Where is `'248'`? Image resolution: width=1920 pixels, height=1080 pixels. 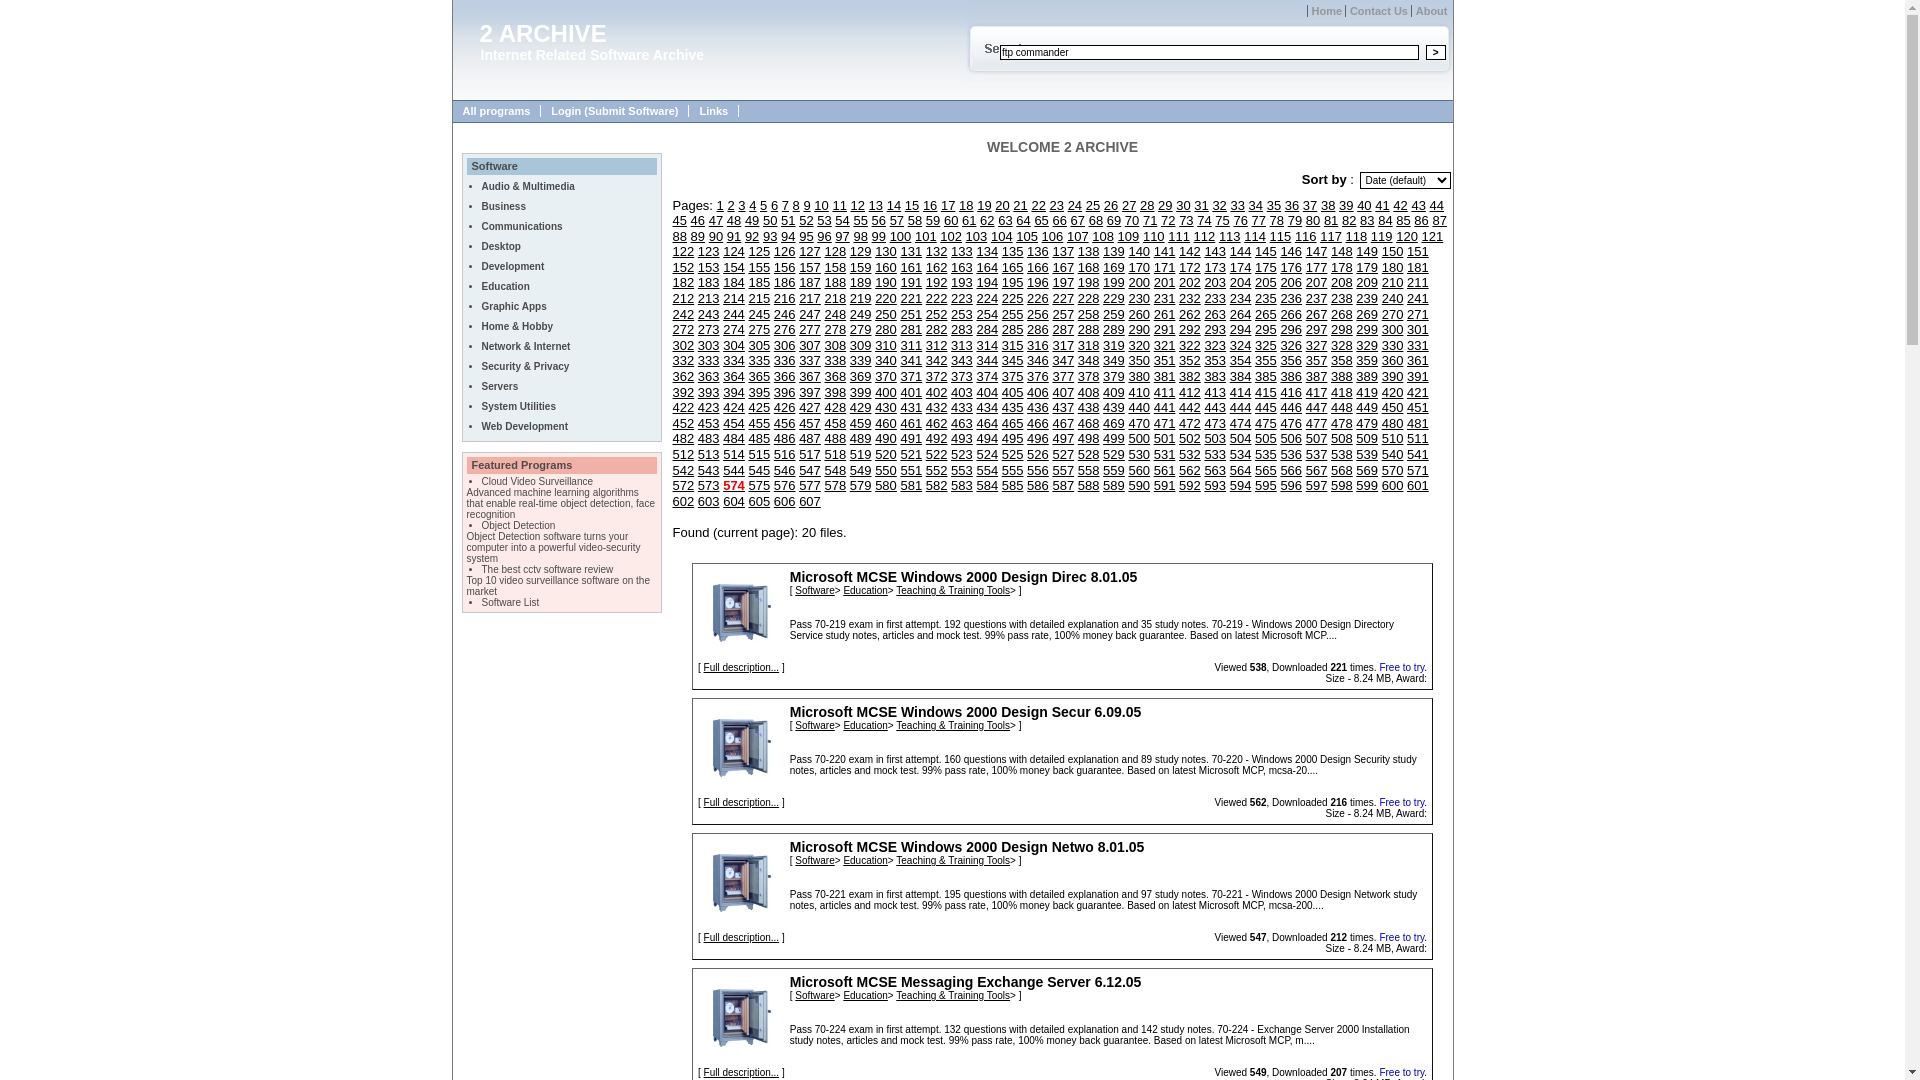
'248' is located at coordinates (824, 314).